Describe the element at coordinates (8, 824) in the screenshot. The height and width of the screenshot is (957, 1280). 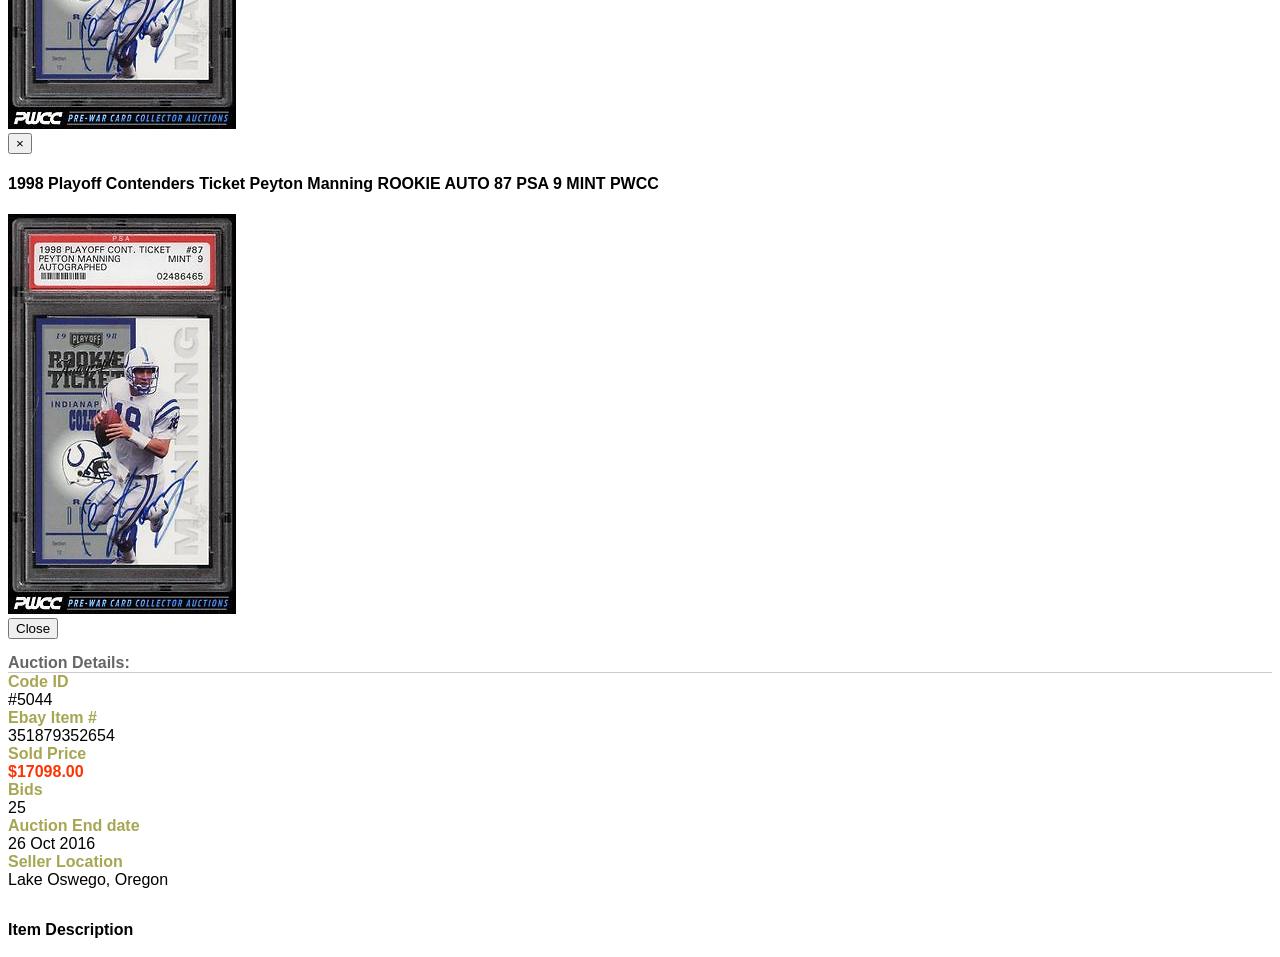
I see `'Auction End date'` at that location.